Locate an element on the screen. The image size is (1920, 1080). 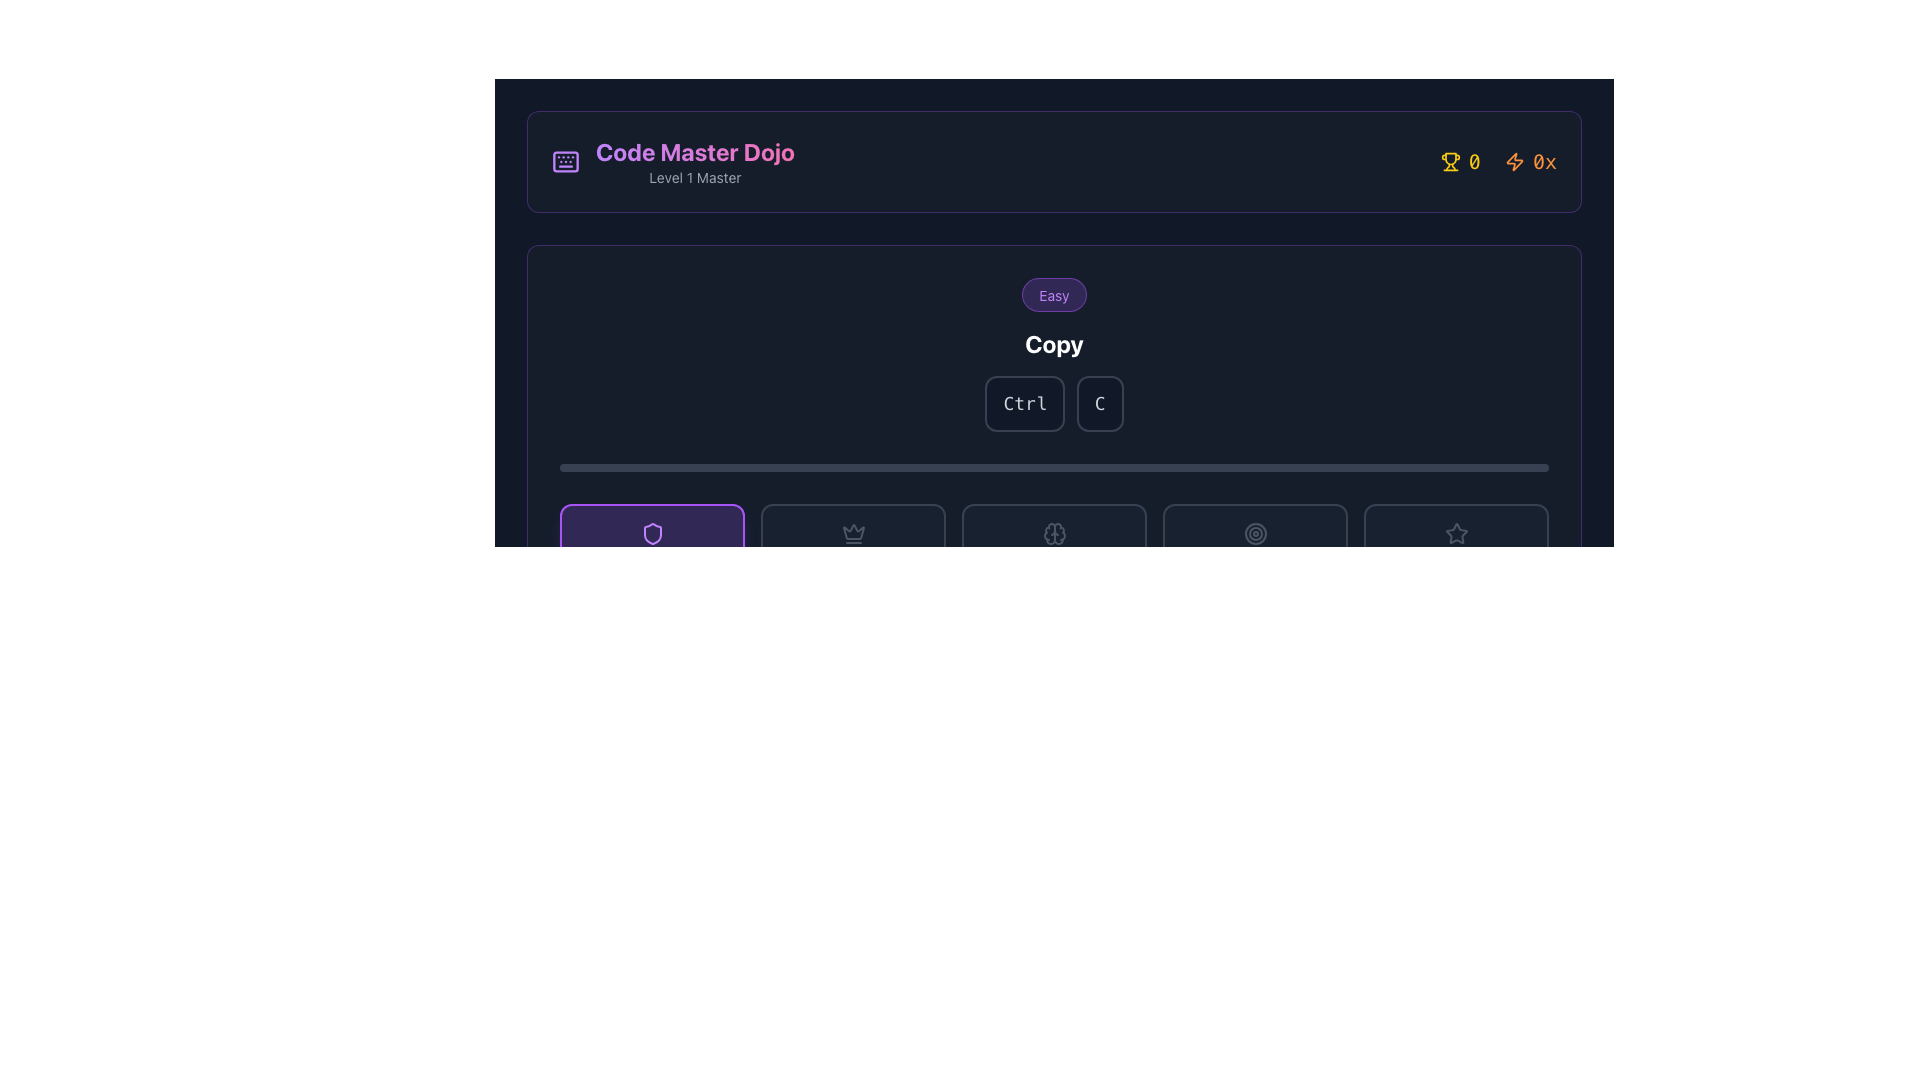
the button labeled 'C', which represents a keyboard shortcut and is located to the right of the 'Ctrl' button is located at coordinates (1099, 404).